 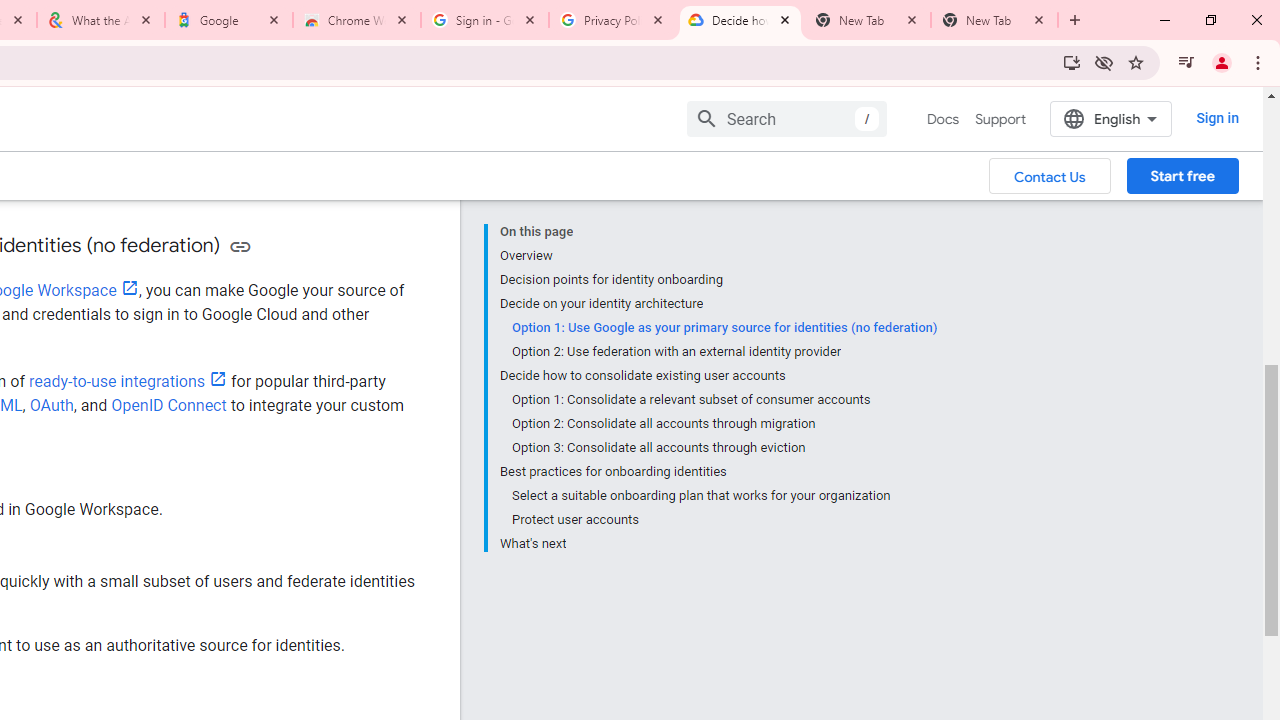 I want to click on 'Option 1: Consolidate a relevant subset of consumer accounts', so click(x=722, y=399).